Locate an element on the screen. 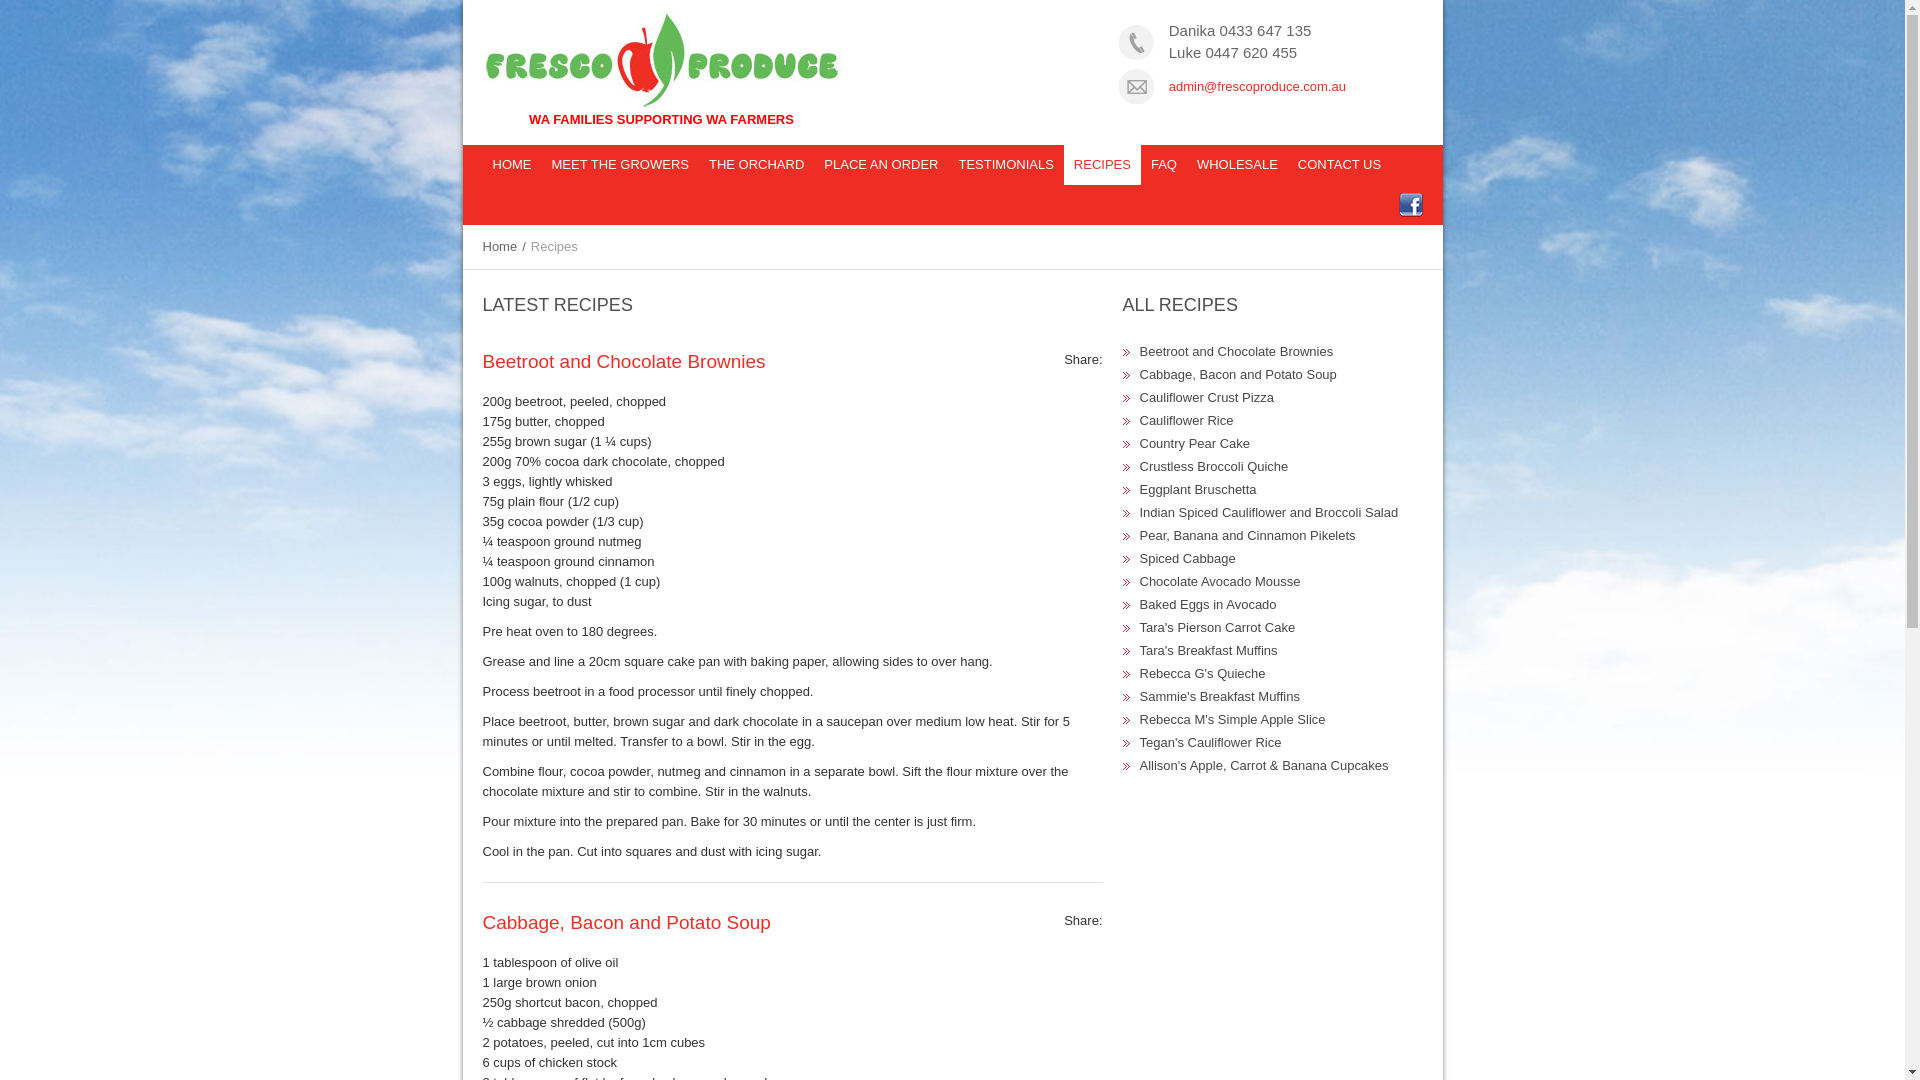 The height and width of the screenshot is (1080, 1920). 'Cauliflower Rice' is located at coordinates (1186, 419).